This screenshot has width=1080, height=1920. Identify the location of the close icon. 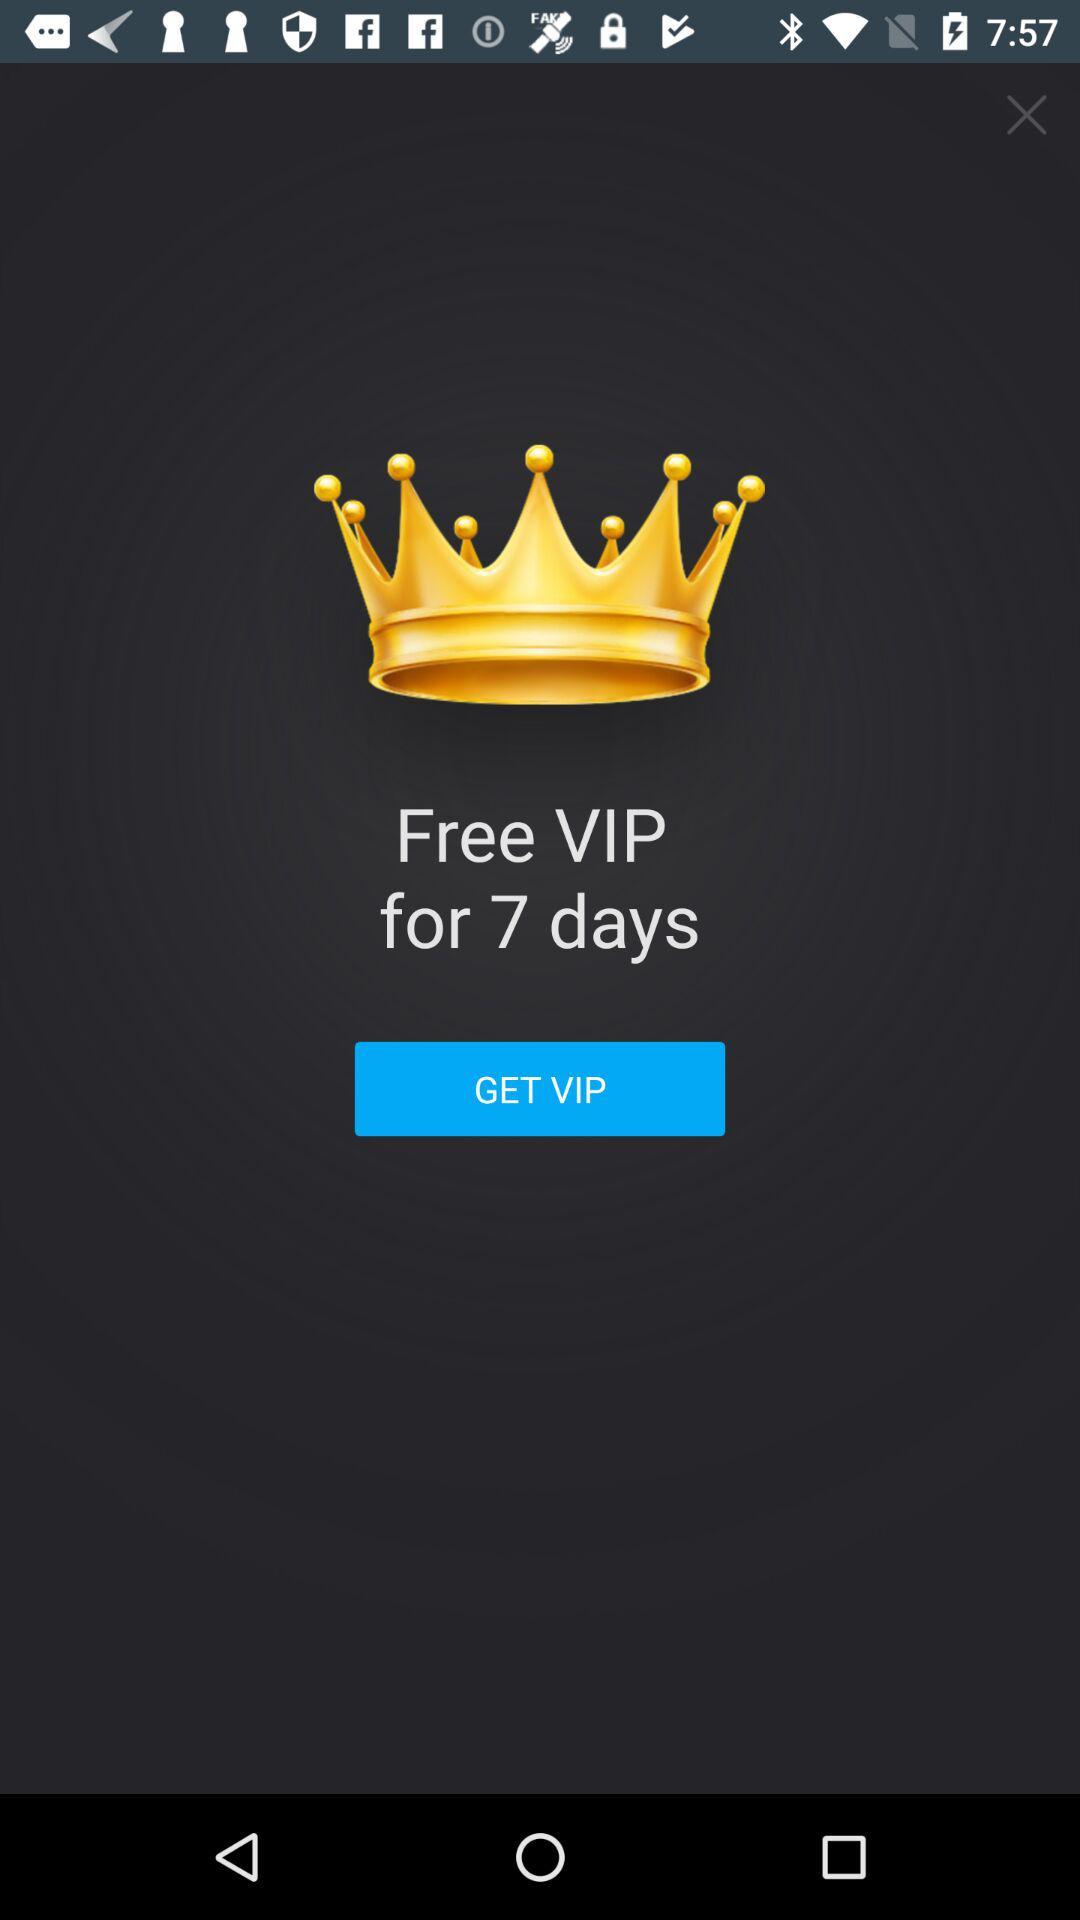
(1027, 114).